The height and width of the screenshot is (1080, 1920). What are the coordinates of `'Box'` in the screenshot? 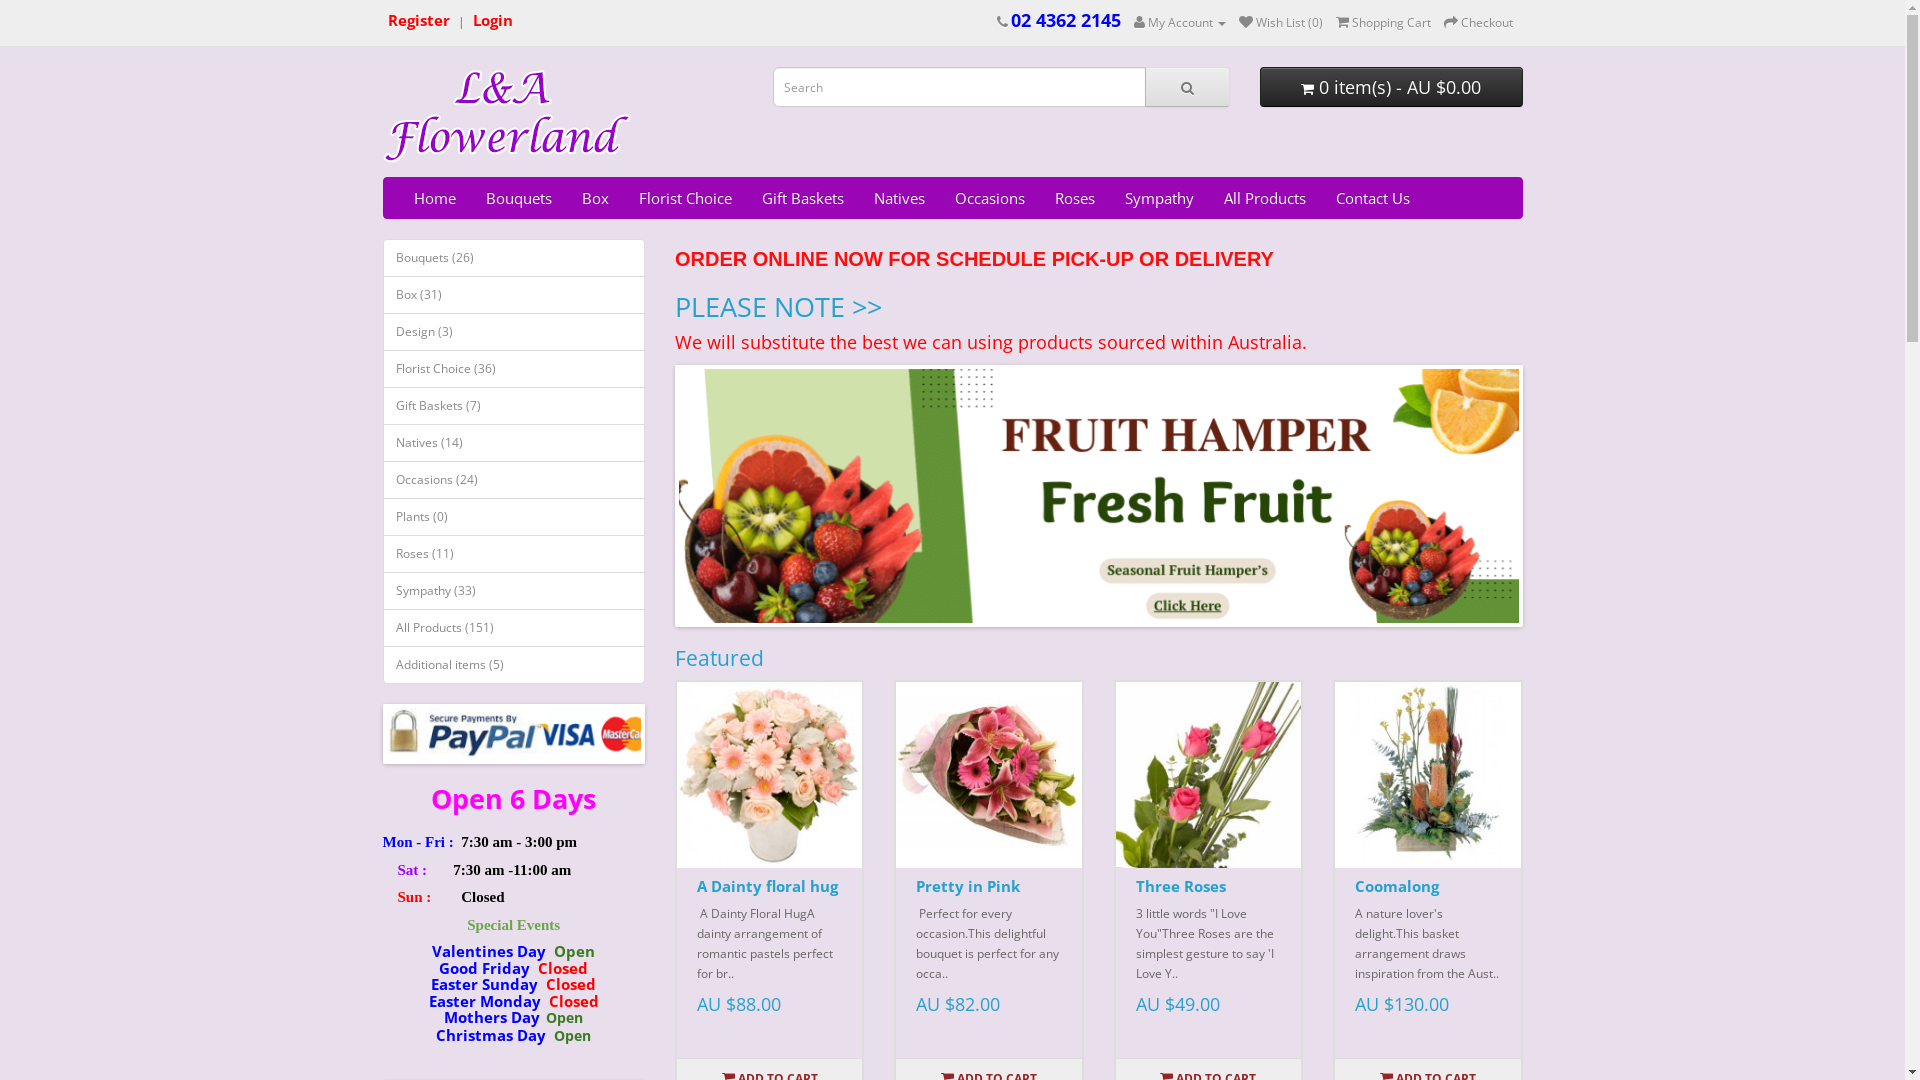 It's located at (593, 197).